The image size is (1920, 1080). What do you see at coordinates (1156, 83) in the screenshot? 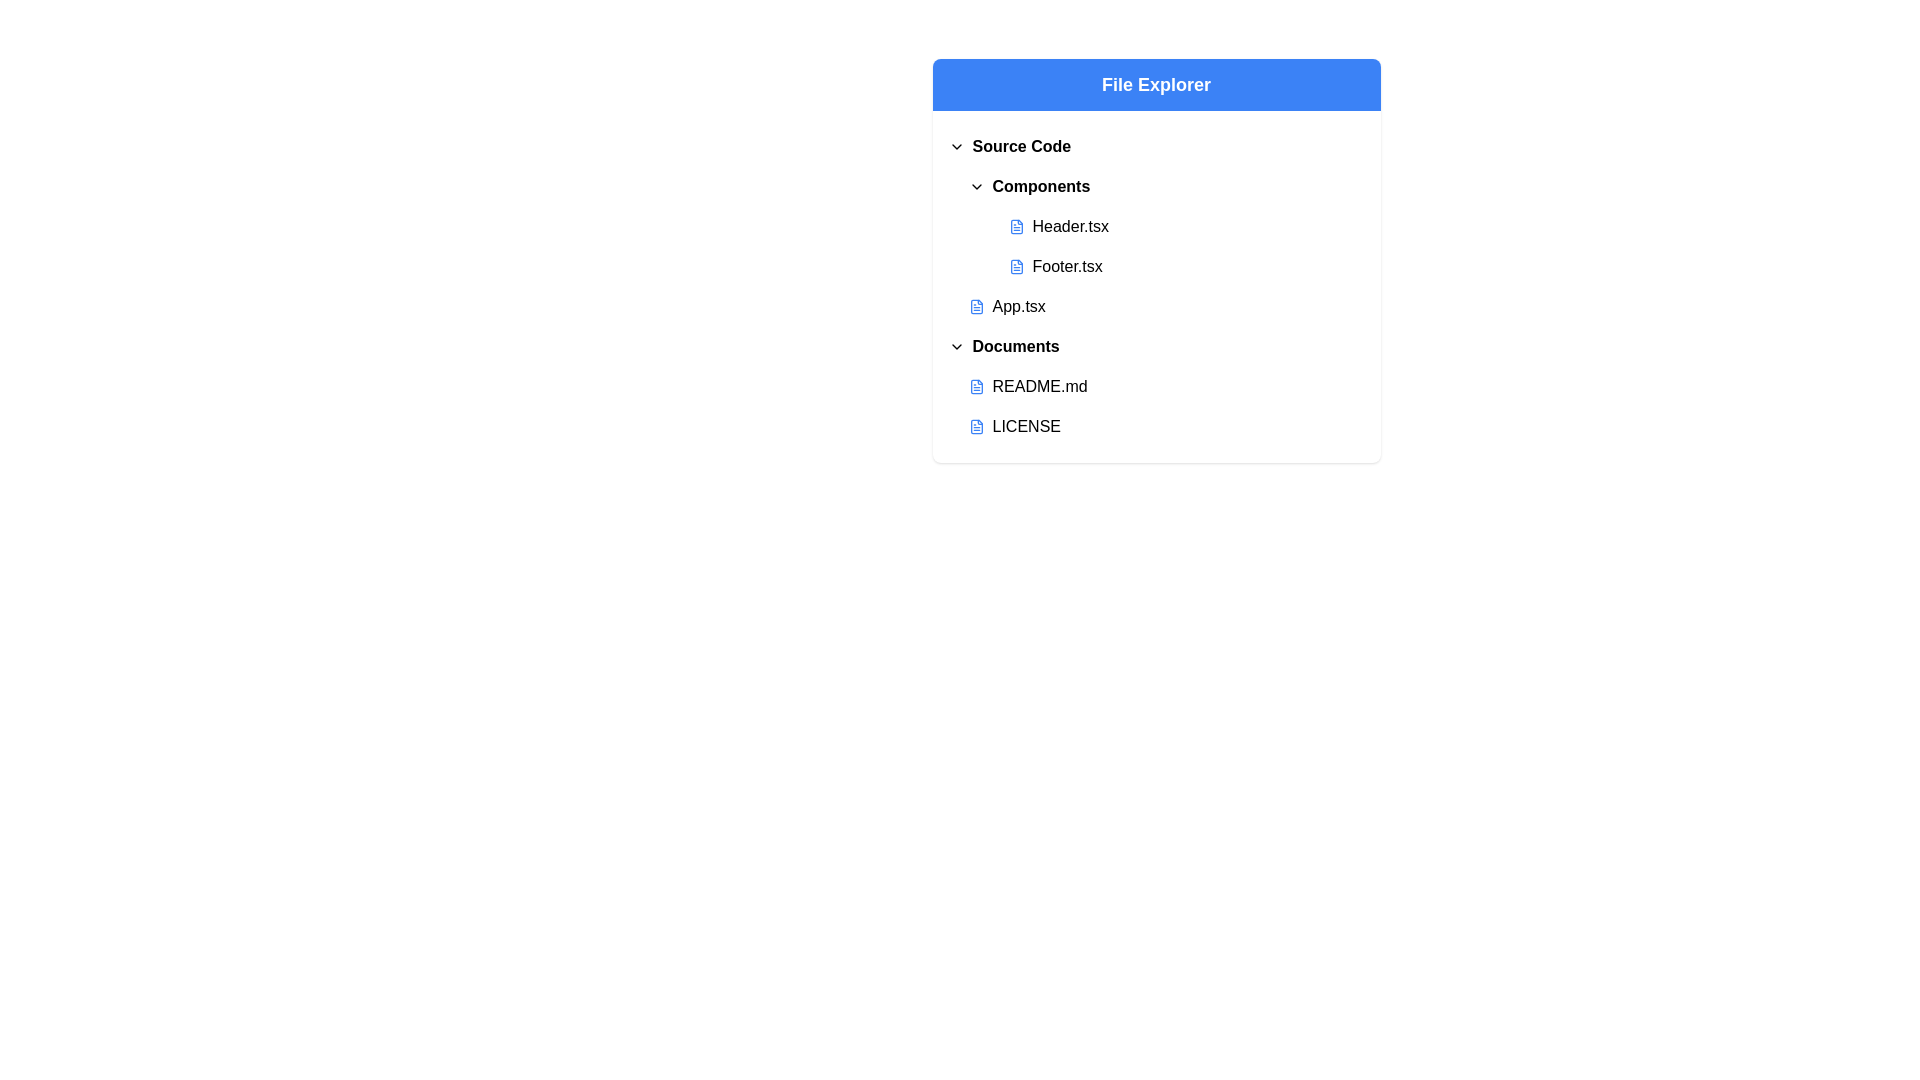
I see `the text label at the top of the panel indicating the name or purpose of the file management section, which has a blue background` at bounding box center [1156, 83].